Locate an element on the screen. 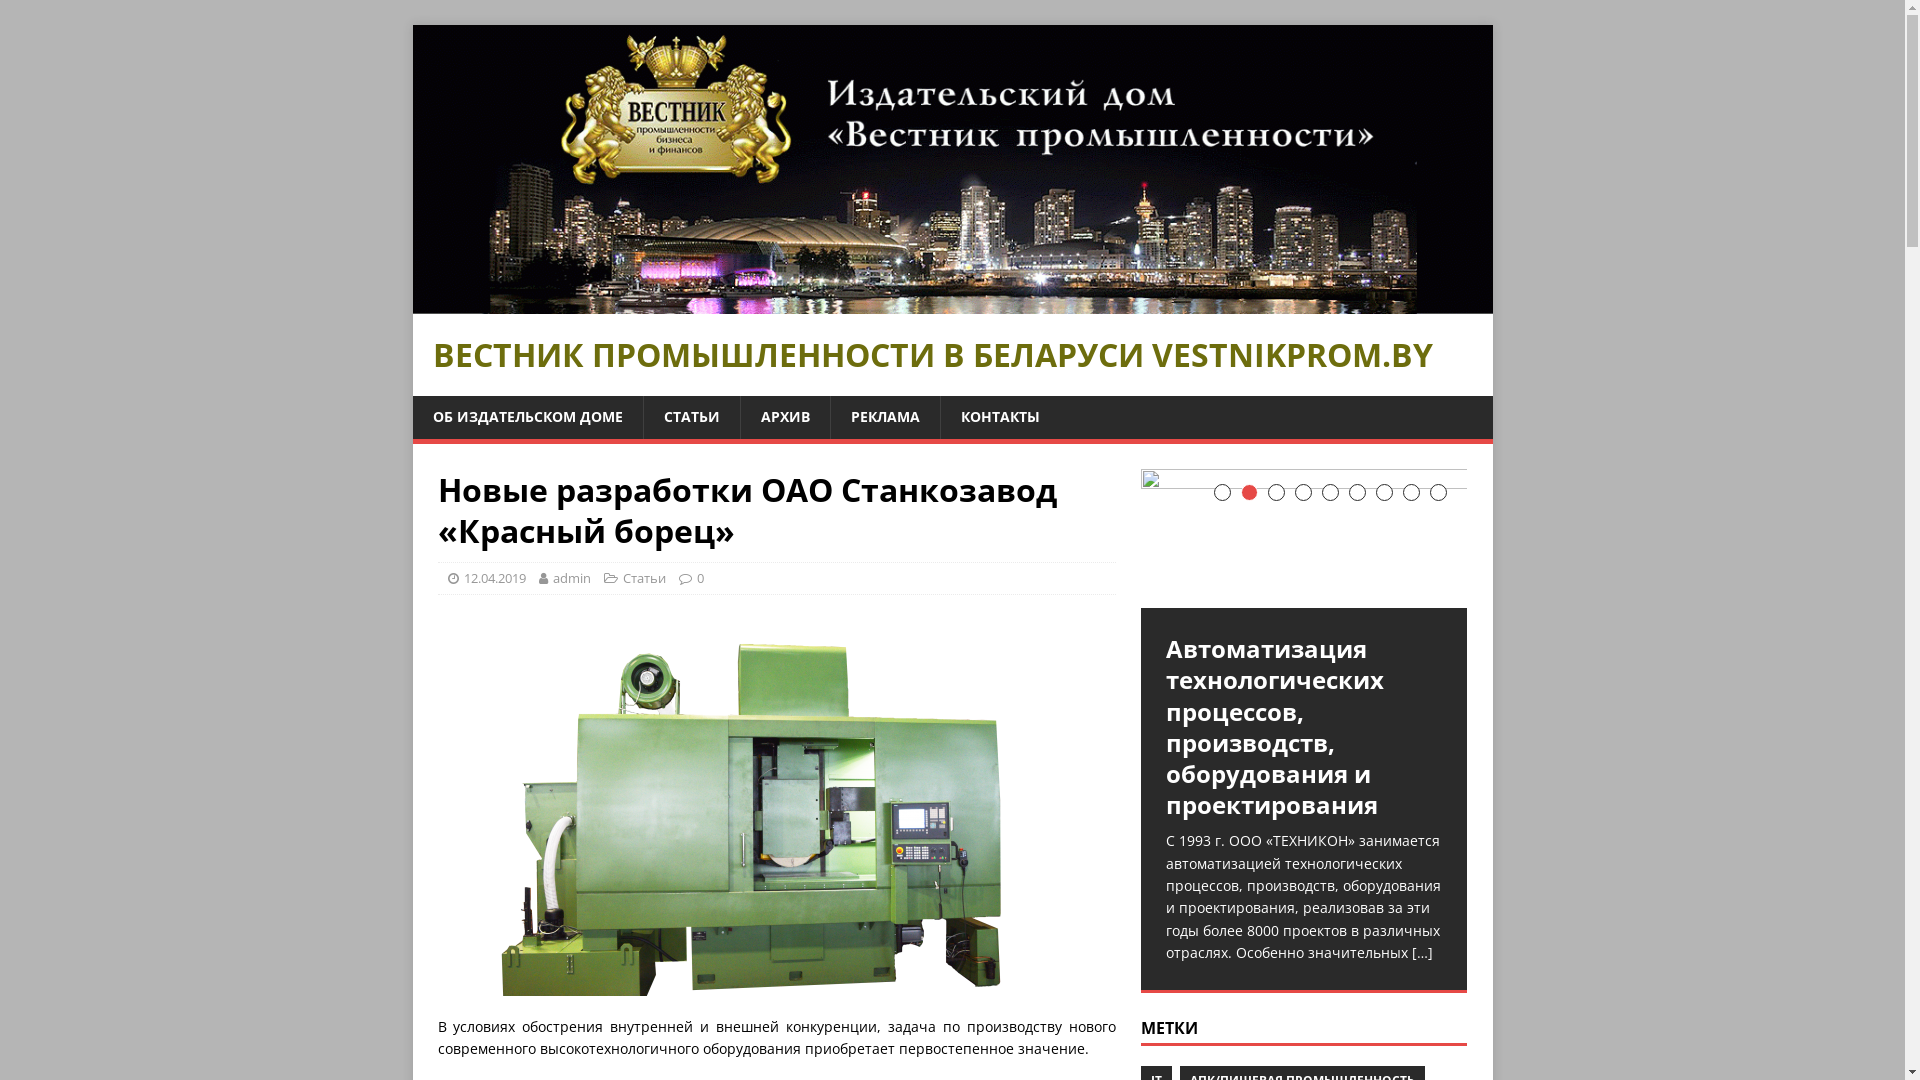 Image resolution: width=1920 pixels, height=1080 pixels. '4' is located at coordinates (1303, 492).